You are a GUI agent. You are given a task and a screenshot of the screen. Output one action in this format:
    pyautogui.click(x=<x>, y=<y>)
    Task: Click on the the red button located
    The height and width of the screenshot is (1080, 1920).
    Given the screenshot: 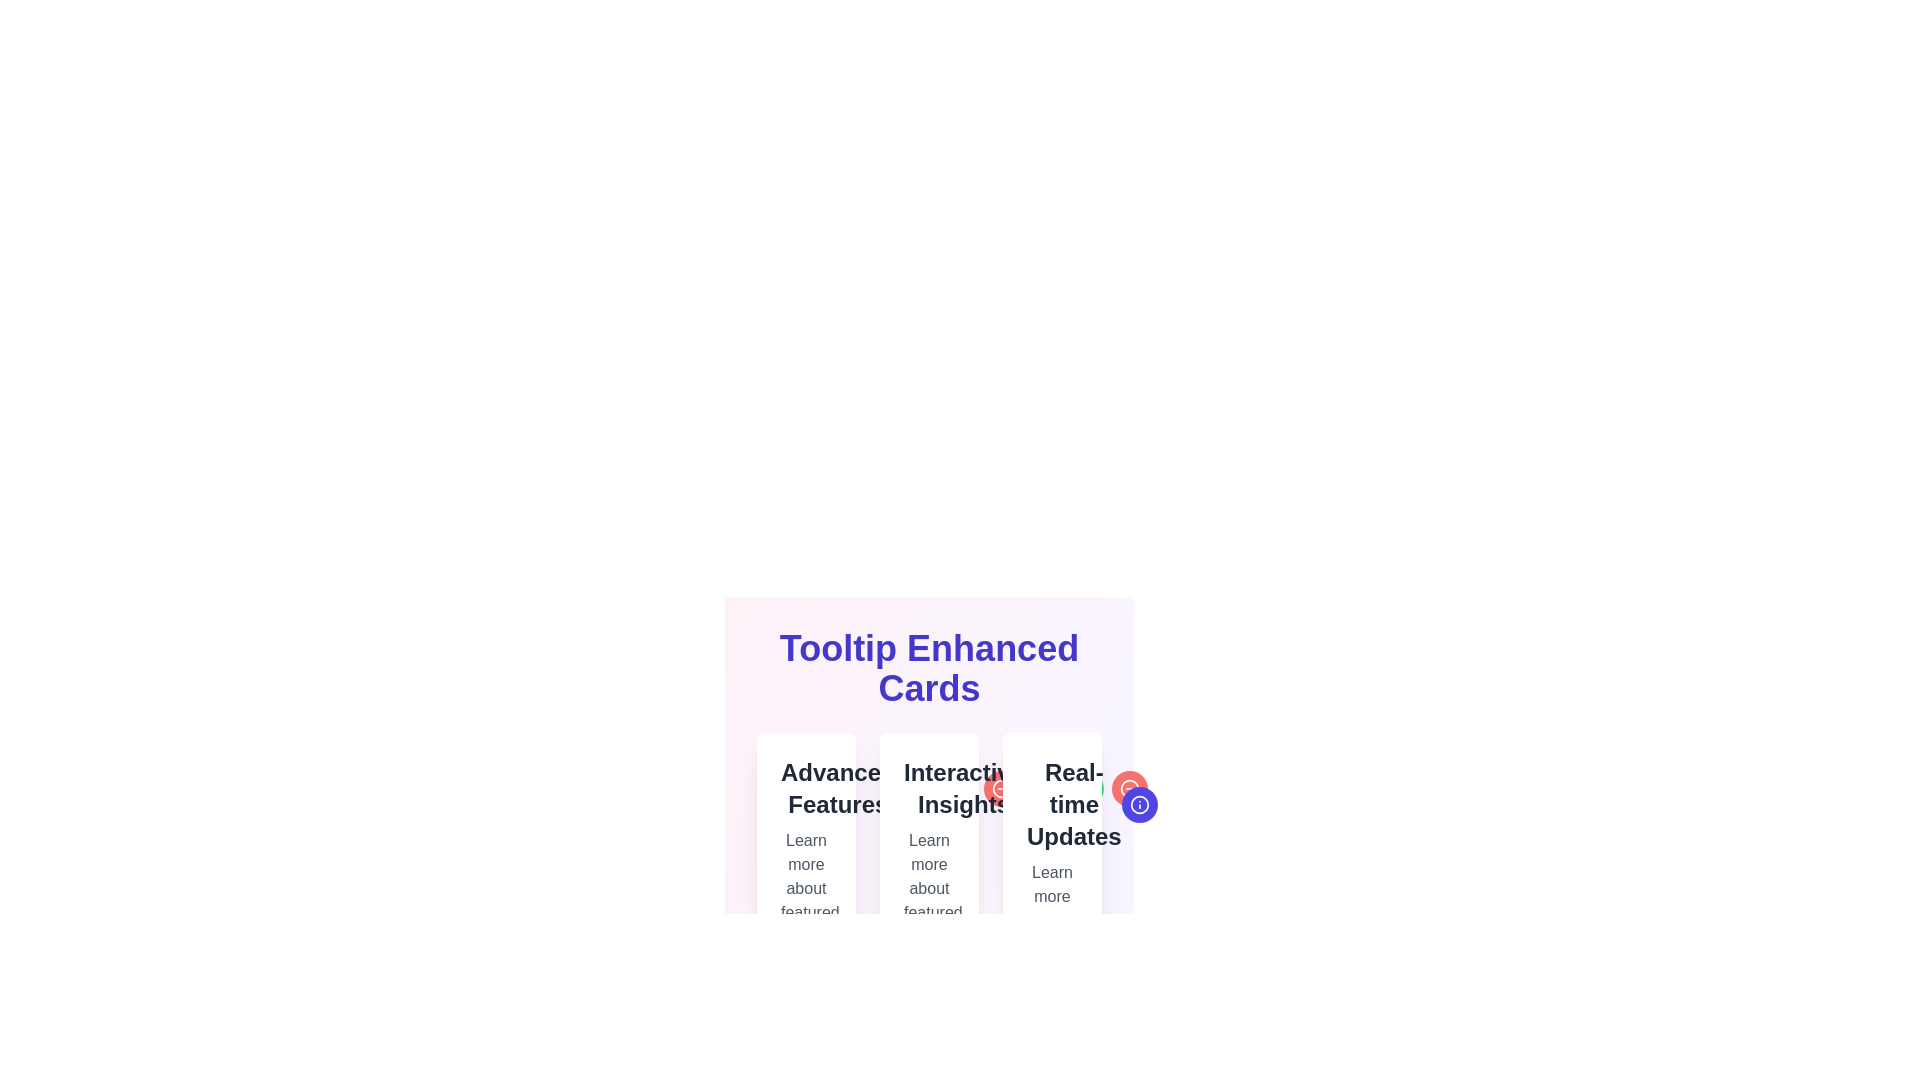 What is the action you would take?
    pyautogui.click(x=1085, y=788)
    